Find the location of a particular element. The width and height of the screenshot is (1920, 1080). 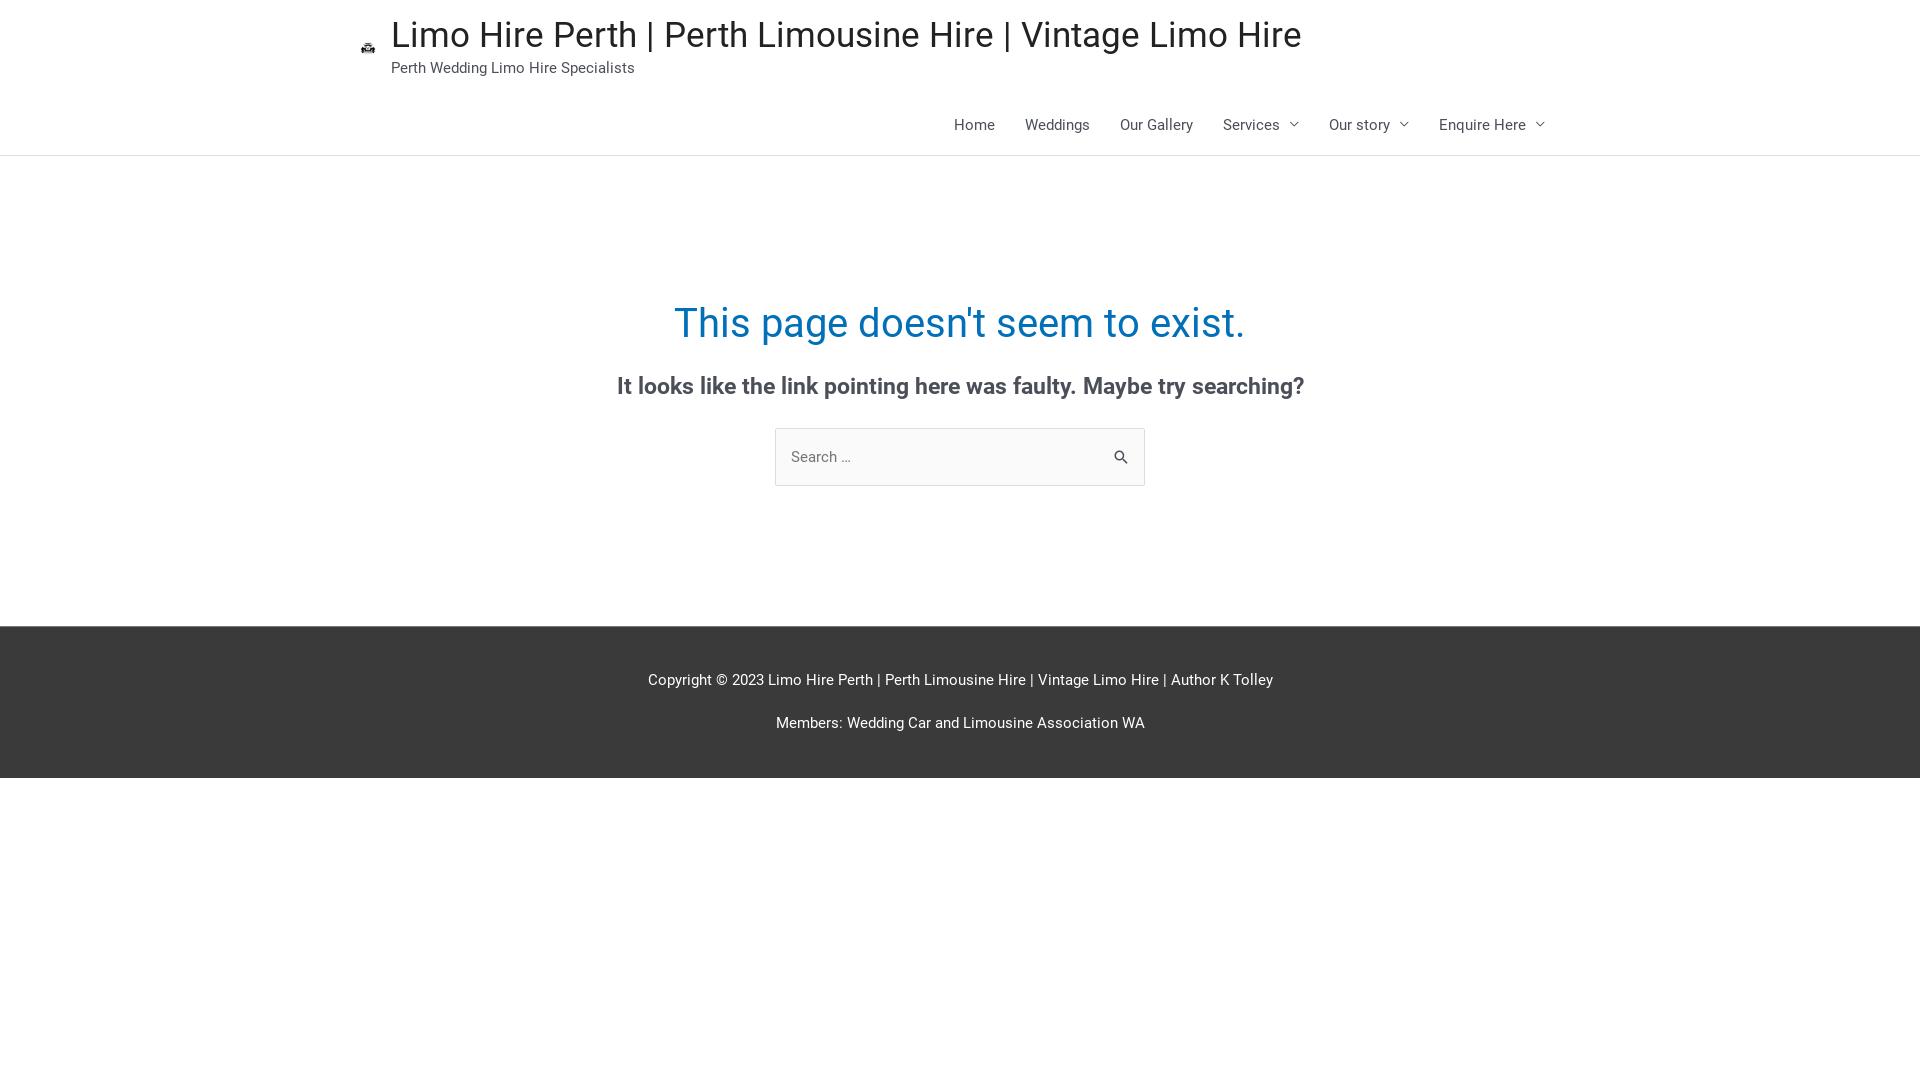

'Enquire Here' is located at coordinates (1492, 123).